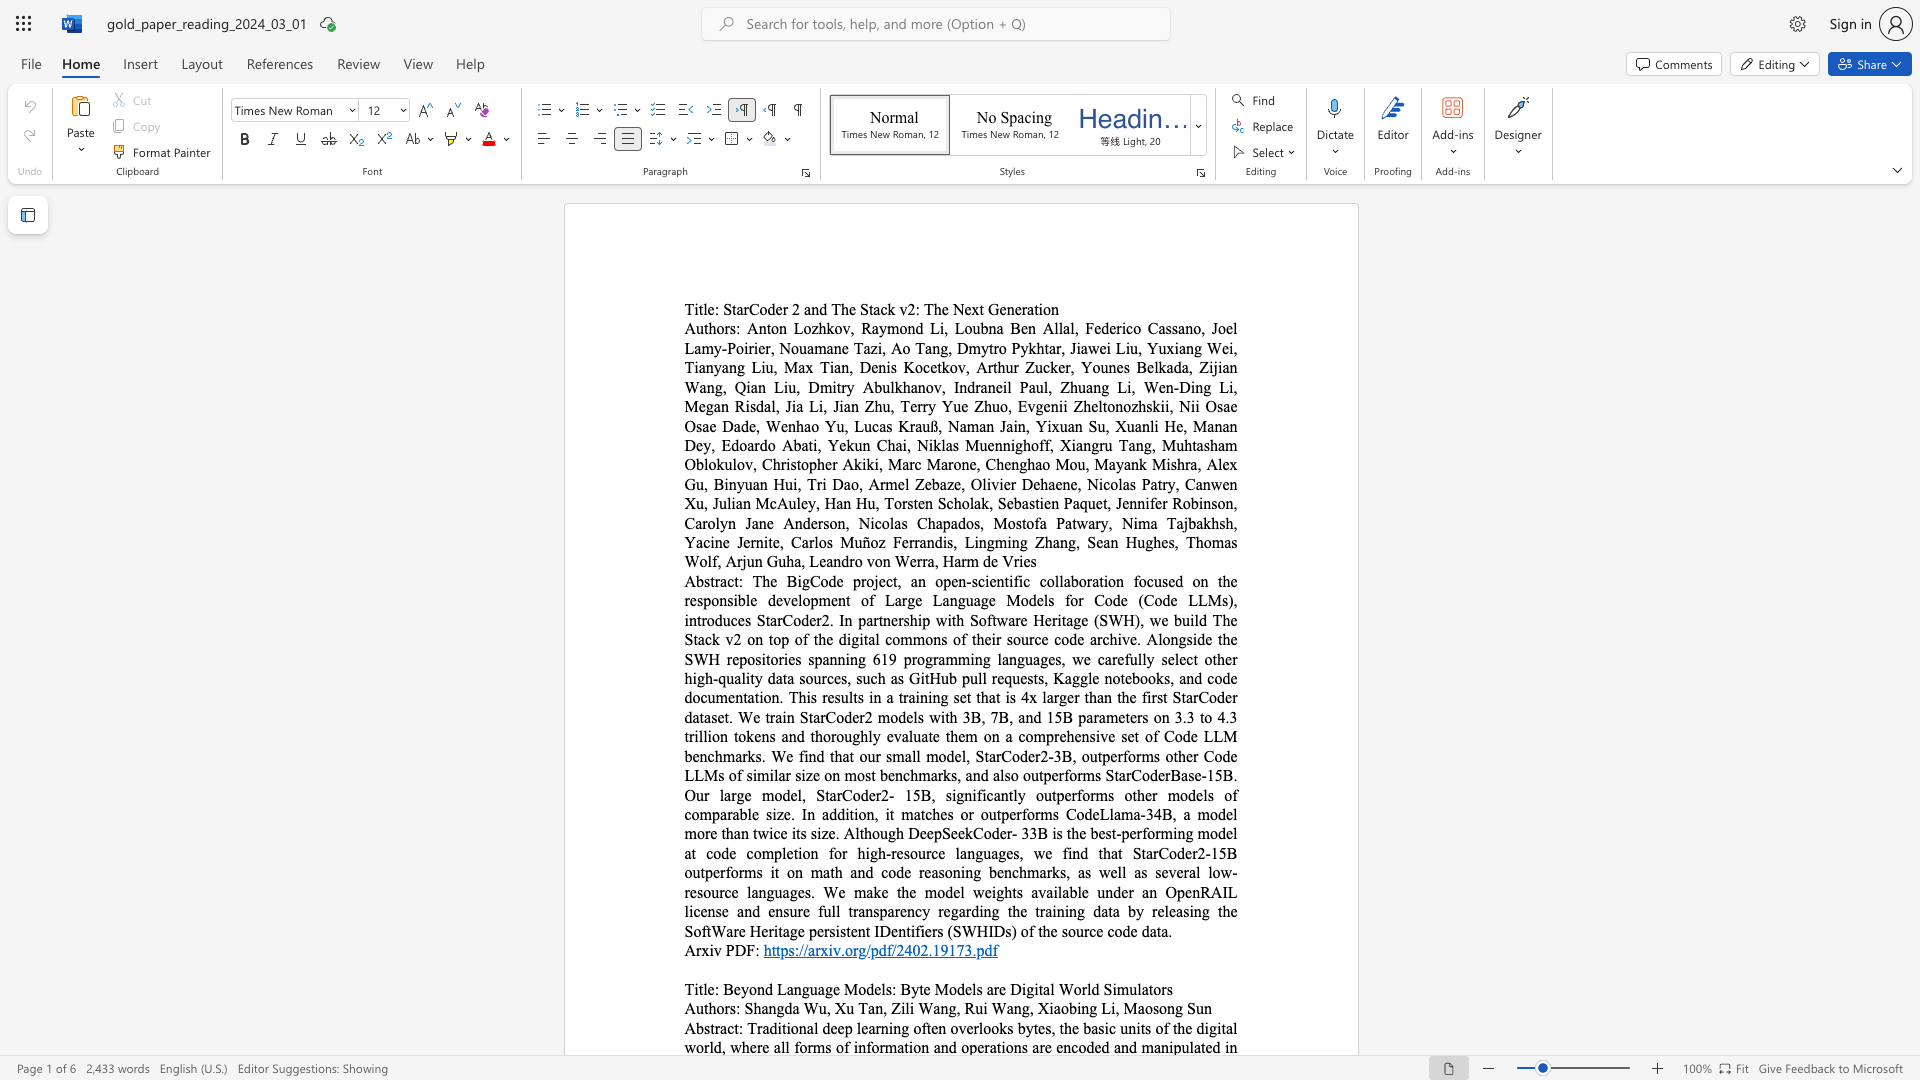  Describe the element at coordinates (892, 502) in the screenshot. I see `the subset text "orsten Scholak, Sebastien Paquet, Jennifer Robinson, Carolyn Jane Anderso" within the text "Anton Lozhkov, Raymond Li, Loubna Ben Allal, Federico Cassano, Joel Lamy-Poirier, Nouamane Tazi, Ao Tang, Dmytro Pykhtar, Jiawei Liu, Yuxiang Wei, Tianyang Liu, Max Tian, Denis Kocetkov, Arthur Zucker, Younes Belkada, Zijian Wang, Qian Liu, Dmitry Abulkhanov, Indraneil Paul, Zhuang Li, Wen-Ding Li, Megan Risdal, Jia Li, Jian Zhu, Terry Yue Zhuo, Evgenii Zheltonozhskii, Nii Osae Osae Dade, Wenhao Yu, Lucas Krauß, Naman Jain, Yixuan Su, Xuanli He, Manan Dey, Edoardo Abati, Yekun Chai, Niklas Muennighoff, Xiangru Tang, Muhtasham Oblokulov, Christopher Akiki, Marc Marone, Chenghao Mou, Mayank Mishra, Alex Gu, Binyuan Hui, Tri Dao, Armel Zebaze, Olivier Dehaene, Nicolas Patry, Canwen Xu, Julian McAuley, Han Hu, Torsten Scholak, Sebastien Paquet, Jennifer Robinson, Carolyn Jane Anderson, Nicolas Chapados, Mostofa Patwary, Nima Tajbakhsh, Yacine Jernite, Carlos Muñoz Ferrandis, Lingming Zhang, Sean Hughes, Thomas Wolf, Arjun Guha, Leandro von Werra, Harm de Vries"` at that location.